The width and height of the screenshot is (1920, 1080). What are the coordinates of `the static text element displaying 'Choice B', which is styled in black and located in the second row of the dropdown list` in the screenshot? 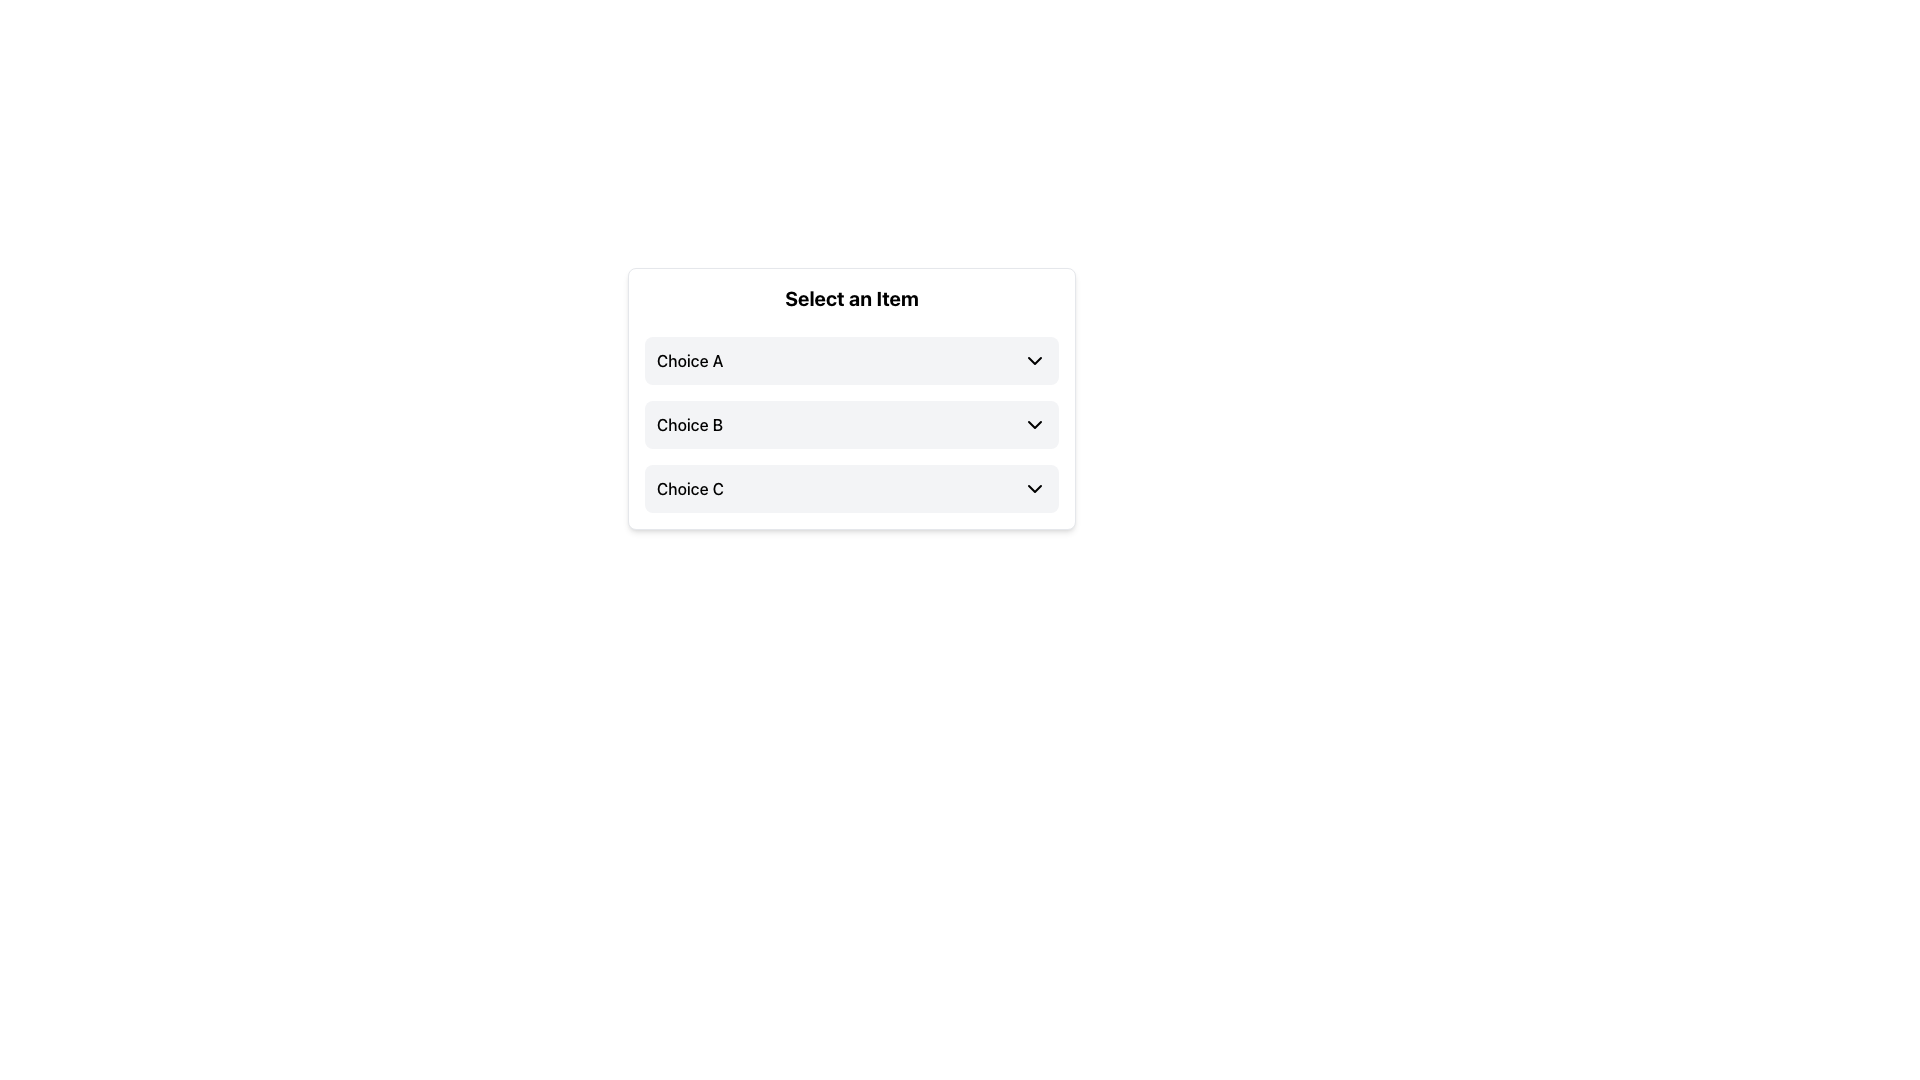 It's located at (690, 423).